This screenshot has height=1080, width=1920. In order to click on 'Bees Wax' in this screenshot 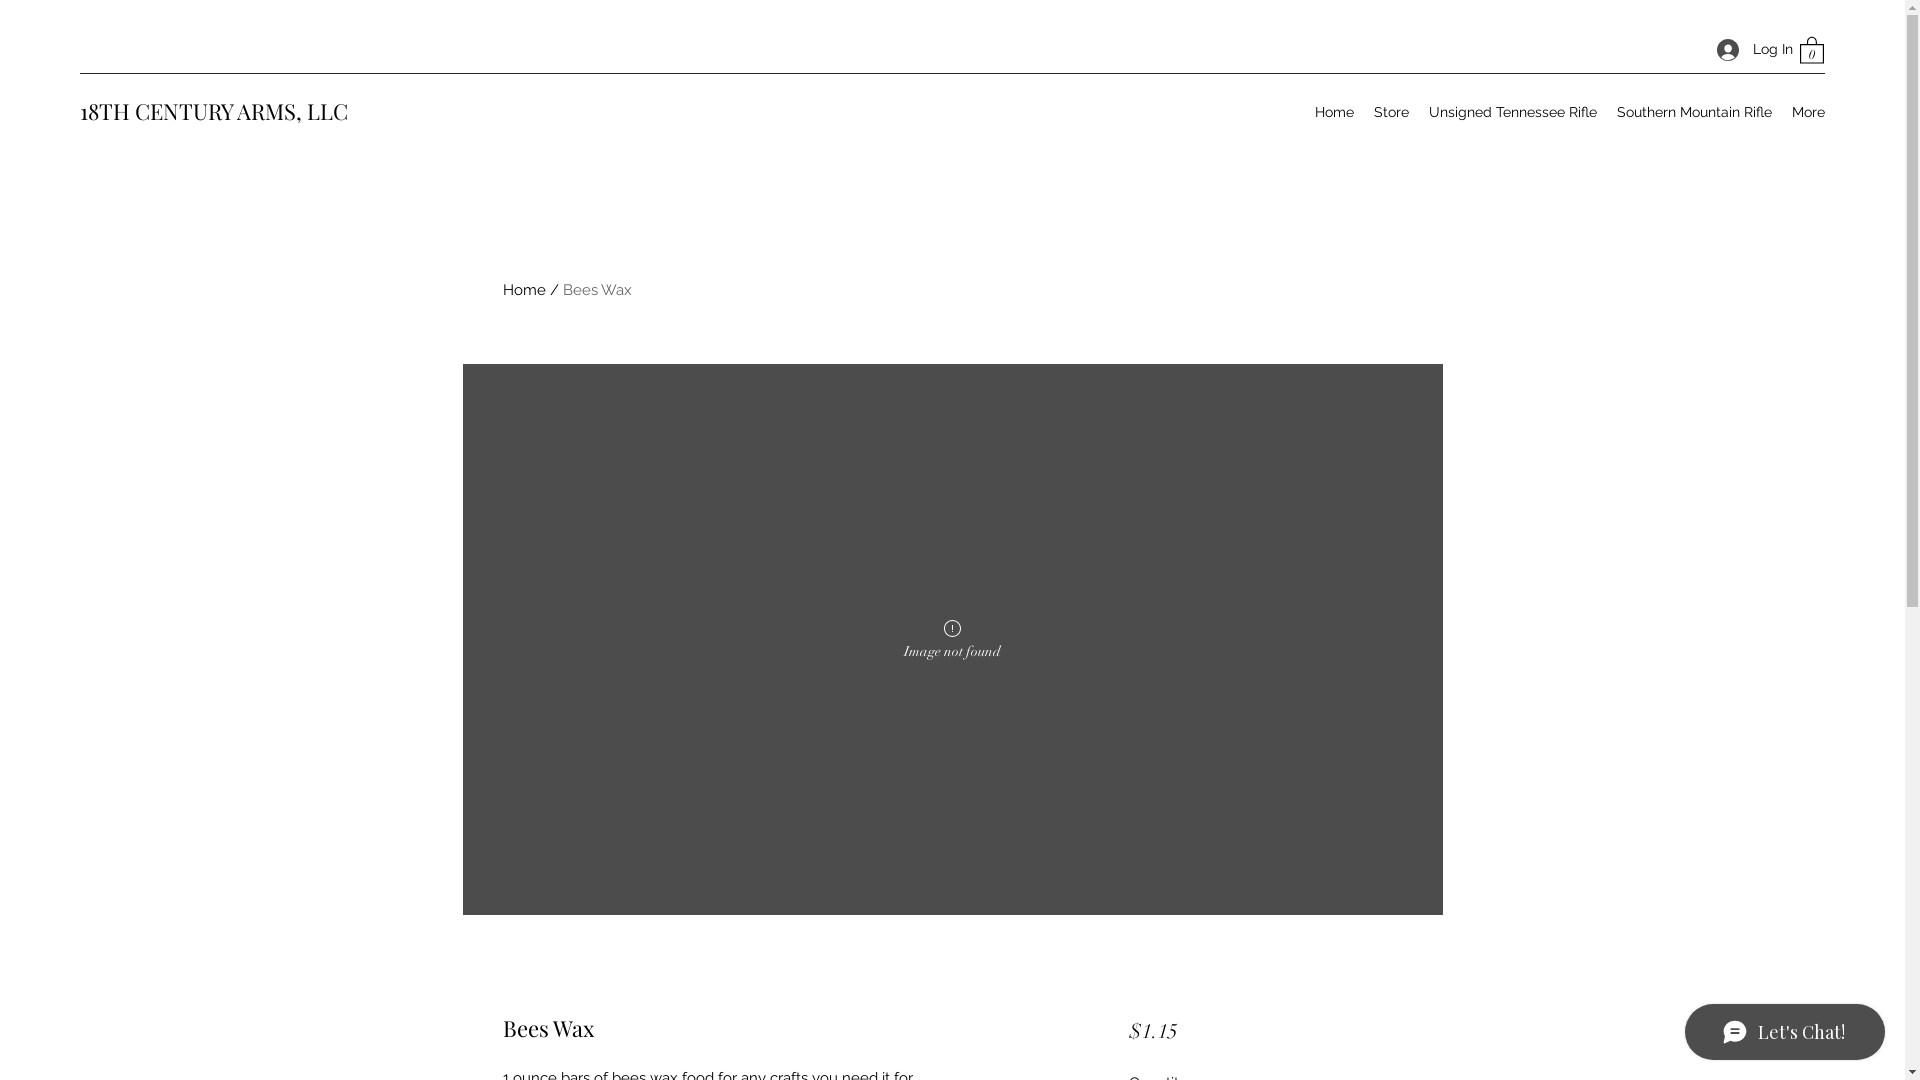, I will do `click(595, 289)`.